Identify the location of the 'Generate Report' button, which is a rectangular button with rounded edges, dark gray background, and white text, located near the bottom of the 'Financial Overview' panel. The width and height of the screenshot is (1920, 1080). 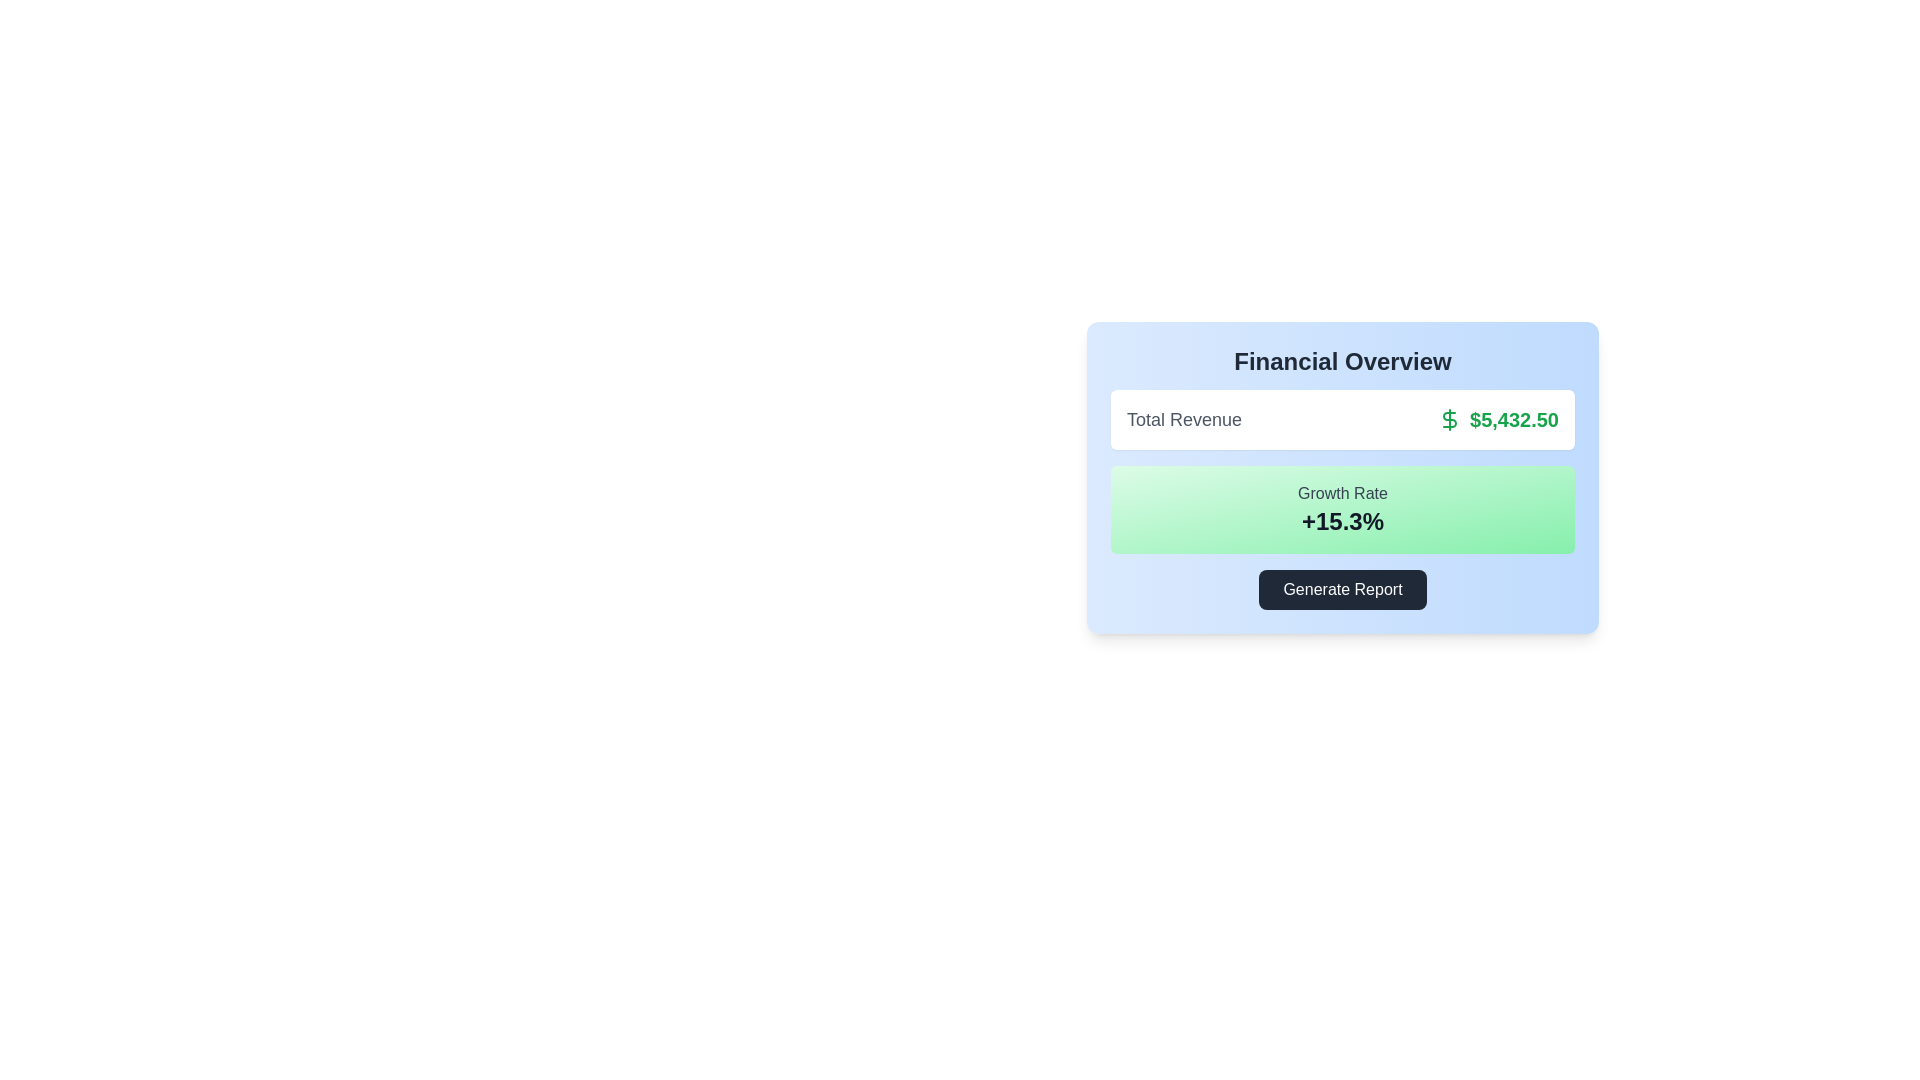
(1343, 589).